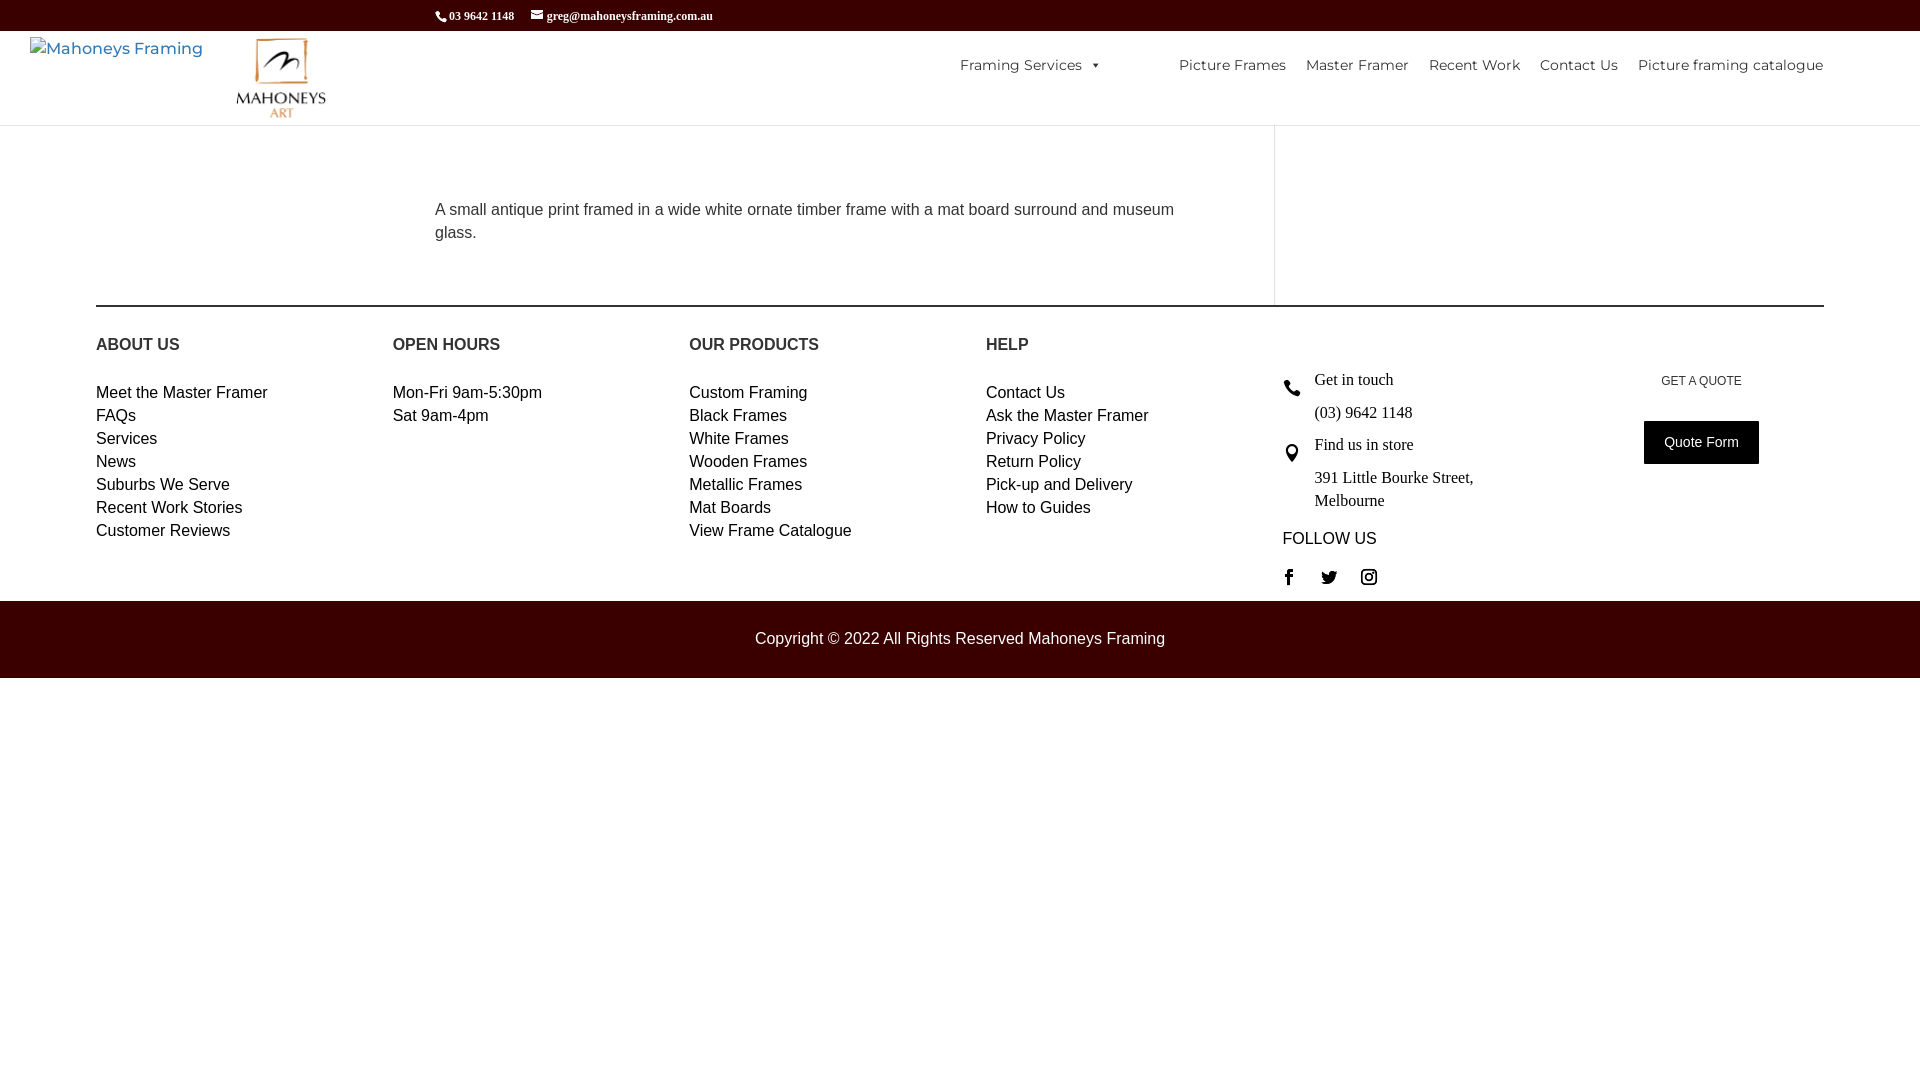  Describe the element at coordinates (1367, 577) in the screenshot. I see `'Follow on Instagram'` at that location.